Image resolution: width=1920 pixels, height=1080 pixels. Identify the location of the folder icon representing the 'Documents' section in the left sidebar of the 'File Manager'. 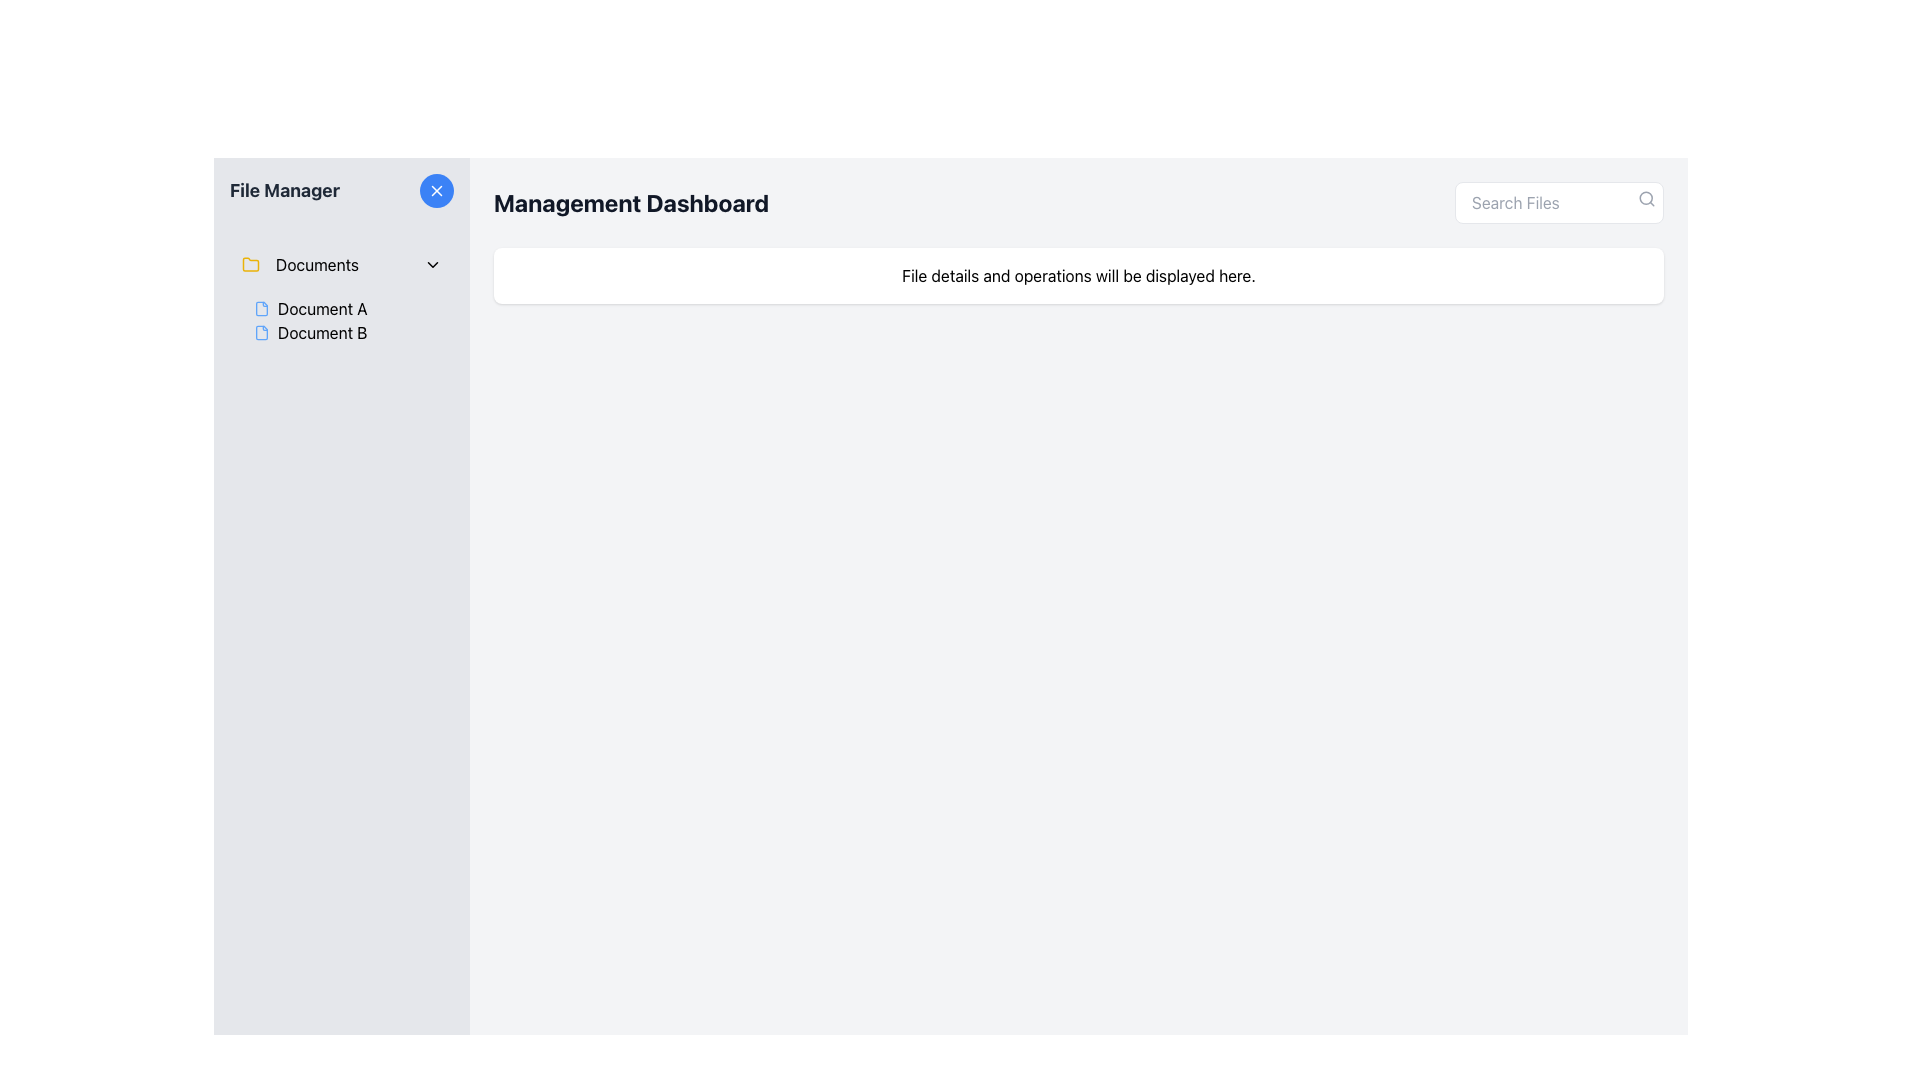
(249, 262).